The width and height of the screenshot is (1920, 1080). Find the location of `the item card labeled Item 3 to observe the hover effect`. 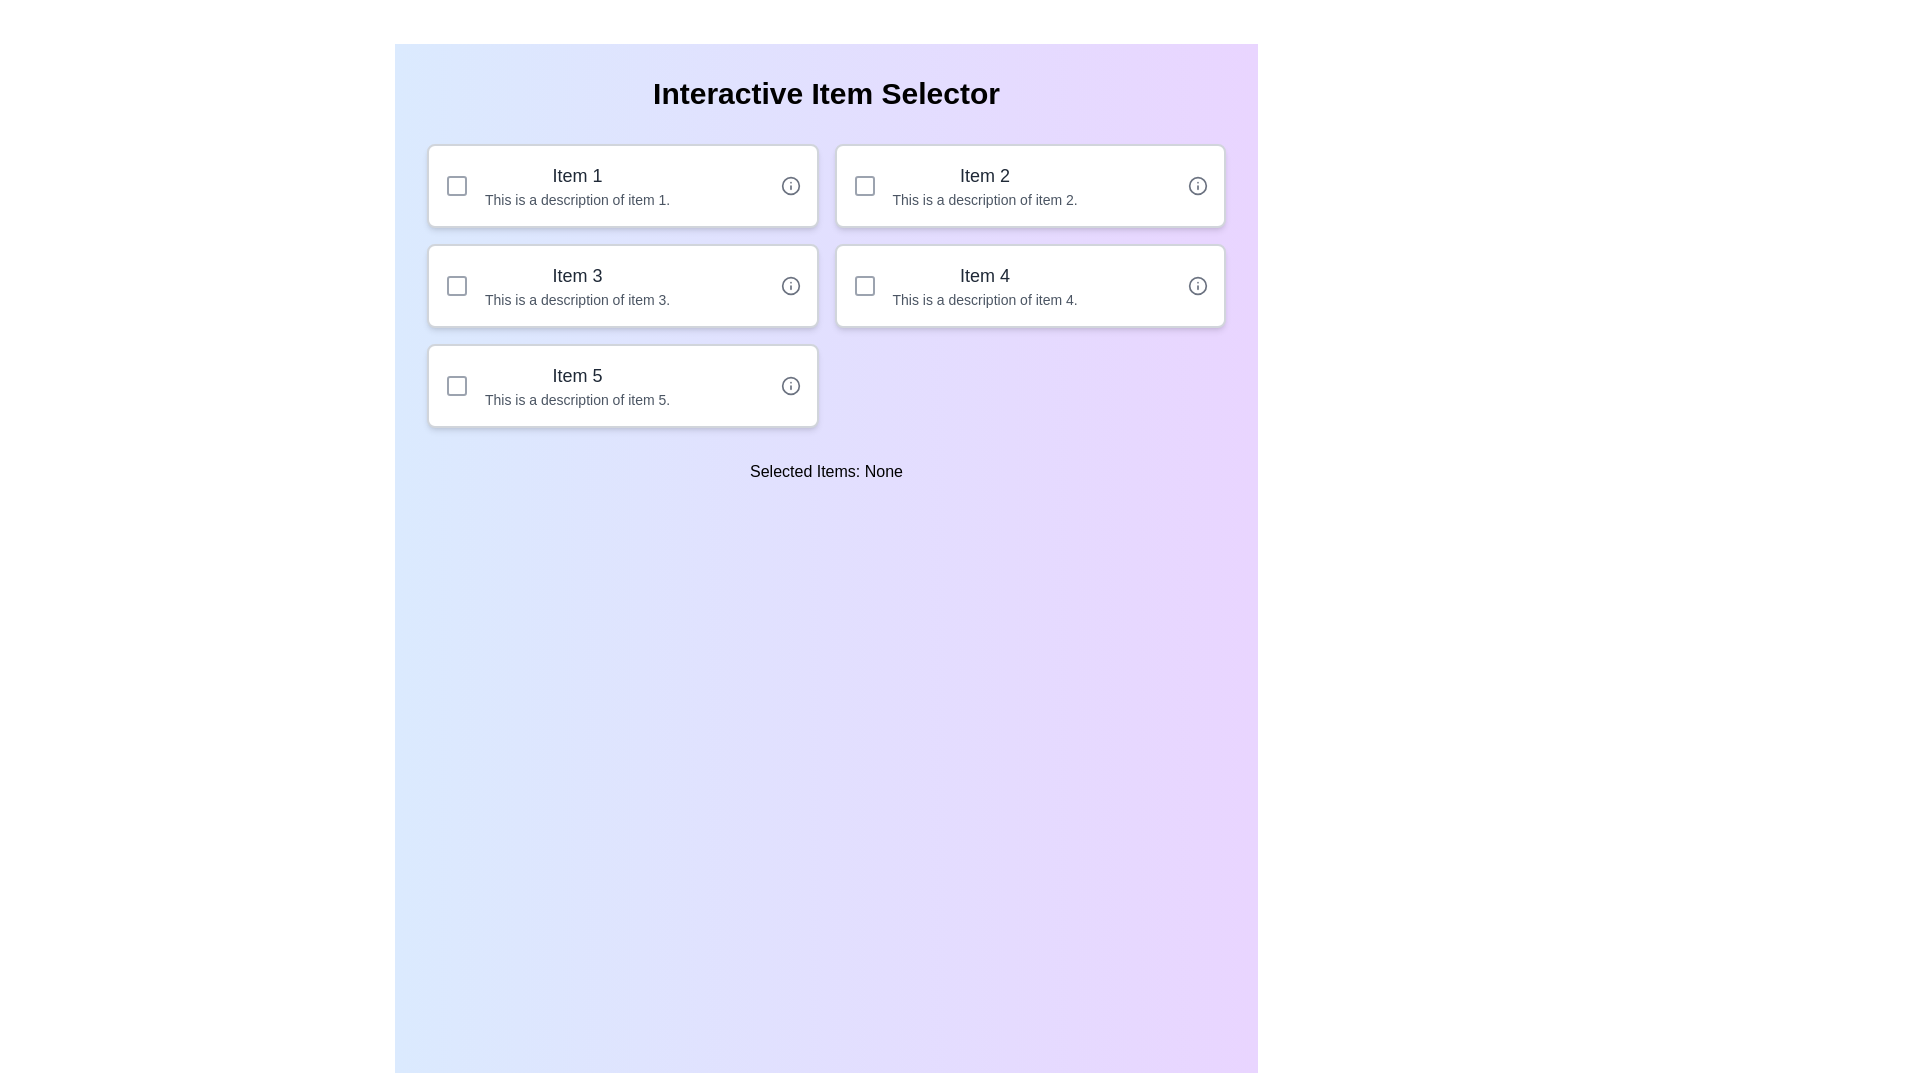

the item card labeled Item 3 to observe the hover effect is located at coordinates (621, 285).